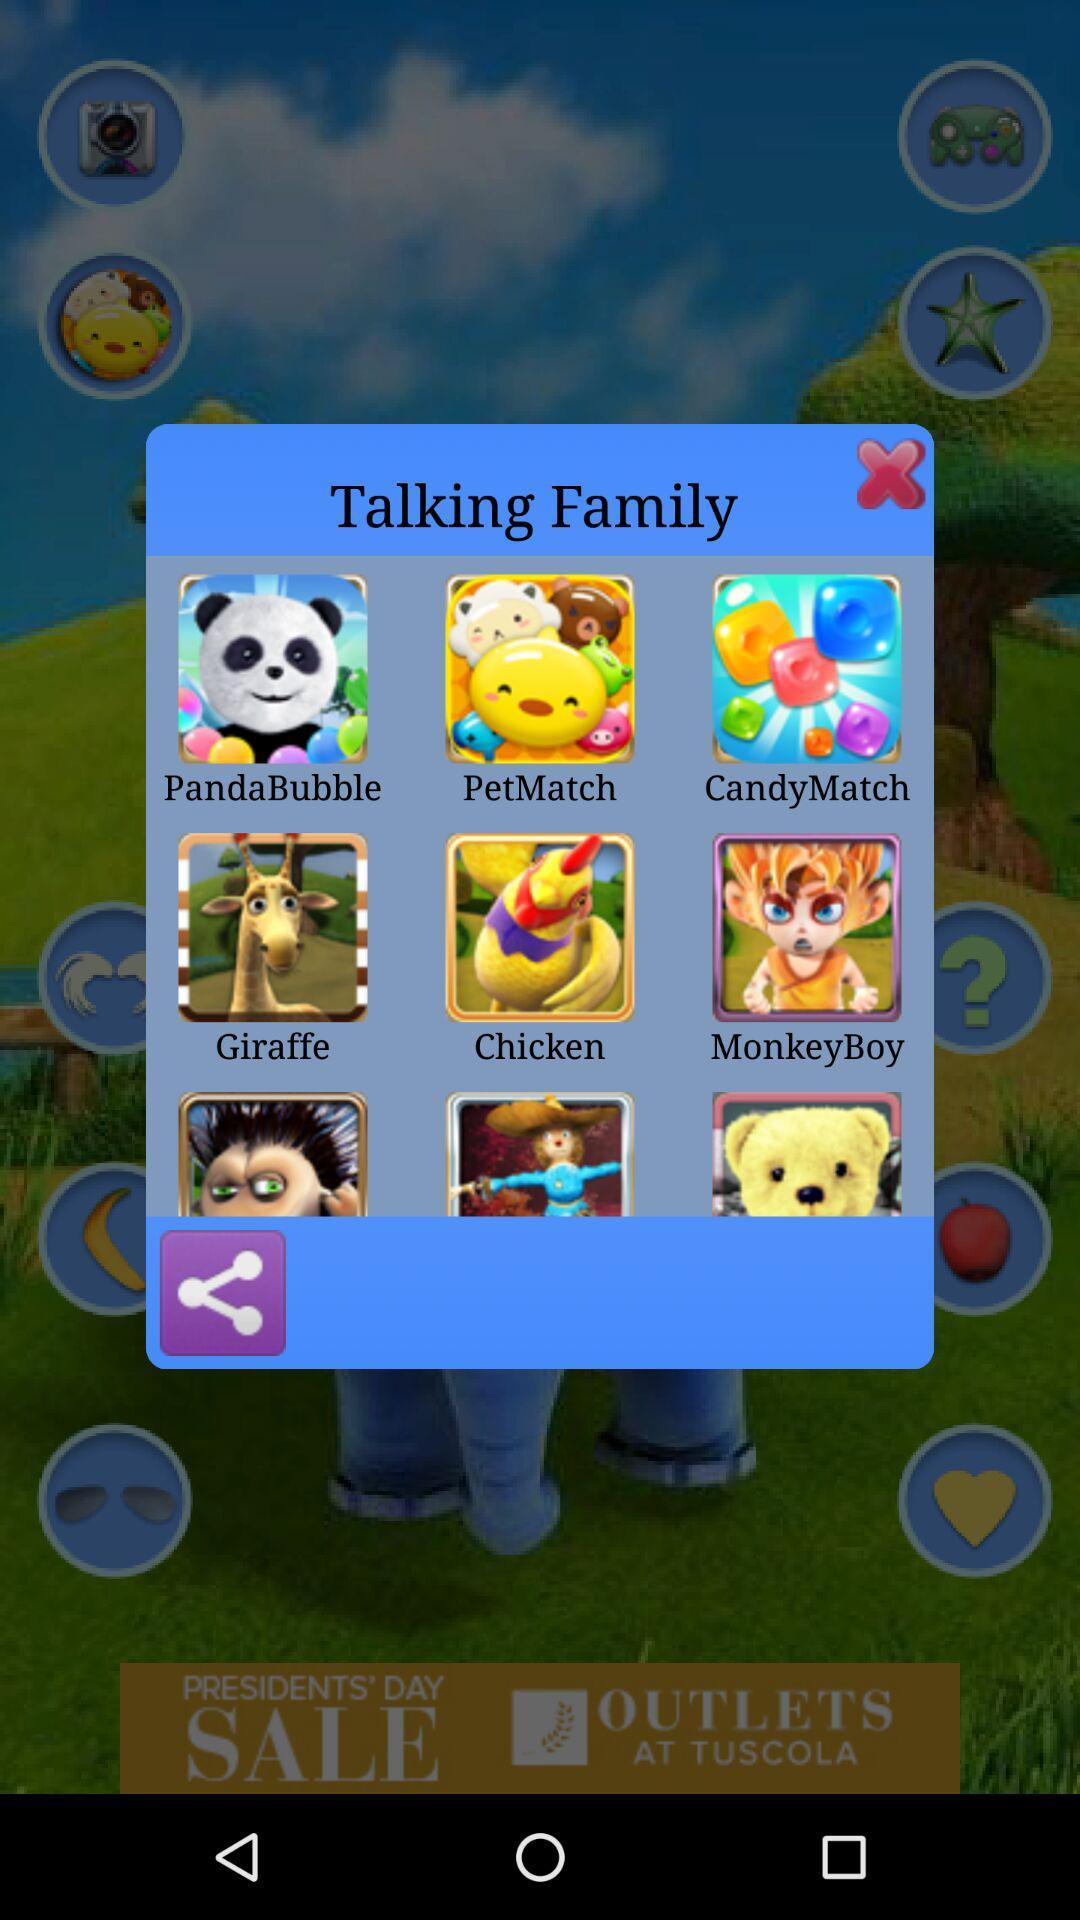 The height and width of the screenshot is (1920, 1080). What do you see at coordinates (222, 1292) in the screenshot?
I see `share the article` at bounding box center [222, 1292].